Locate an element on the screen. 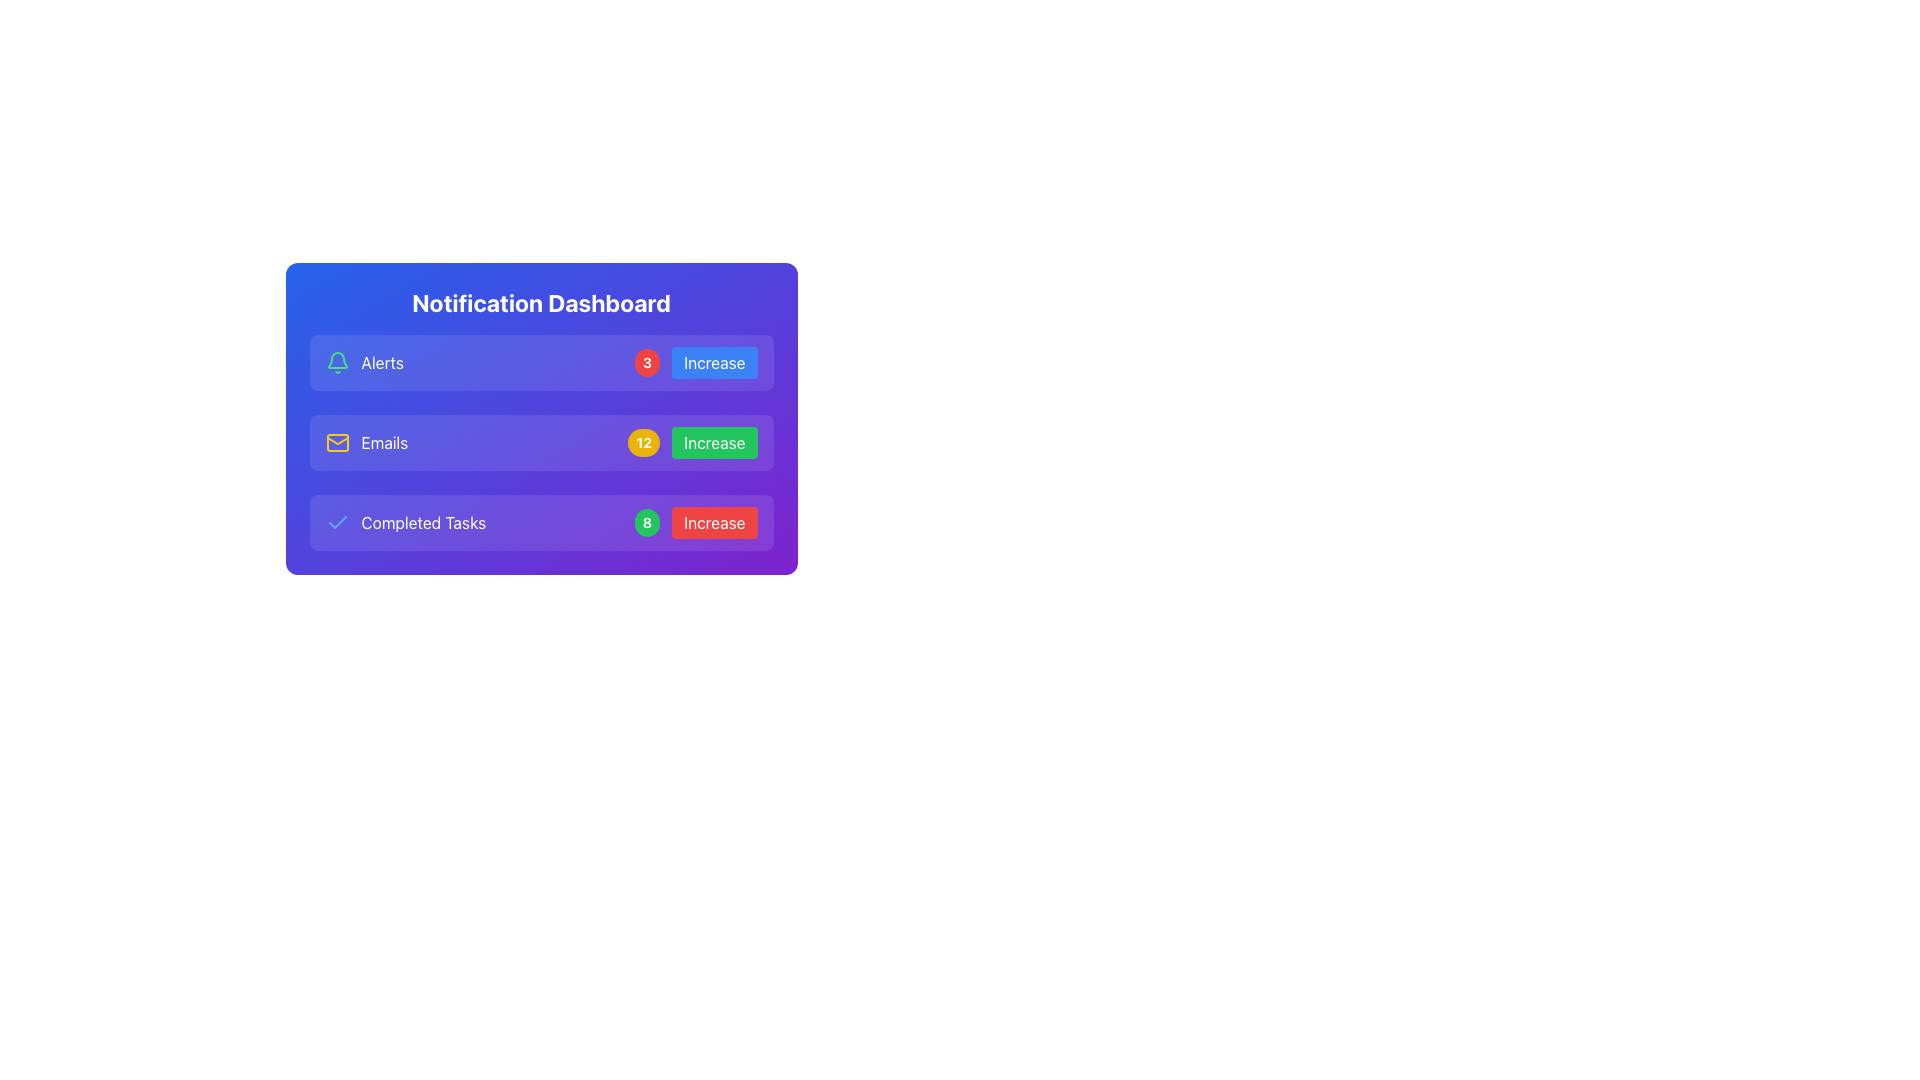 The width and height of the screenshot is (1920, 1080). the 'Alerts' text label, which is displayed in white font inside a blue box, located adjacent to a green bell icon in the Notification Dashboard interface is located at coordinates (382, 362).